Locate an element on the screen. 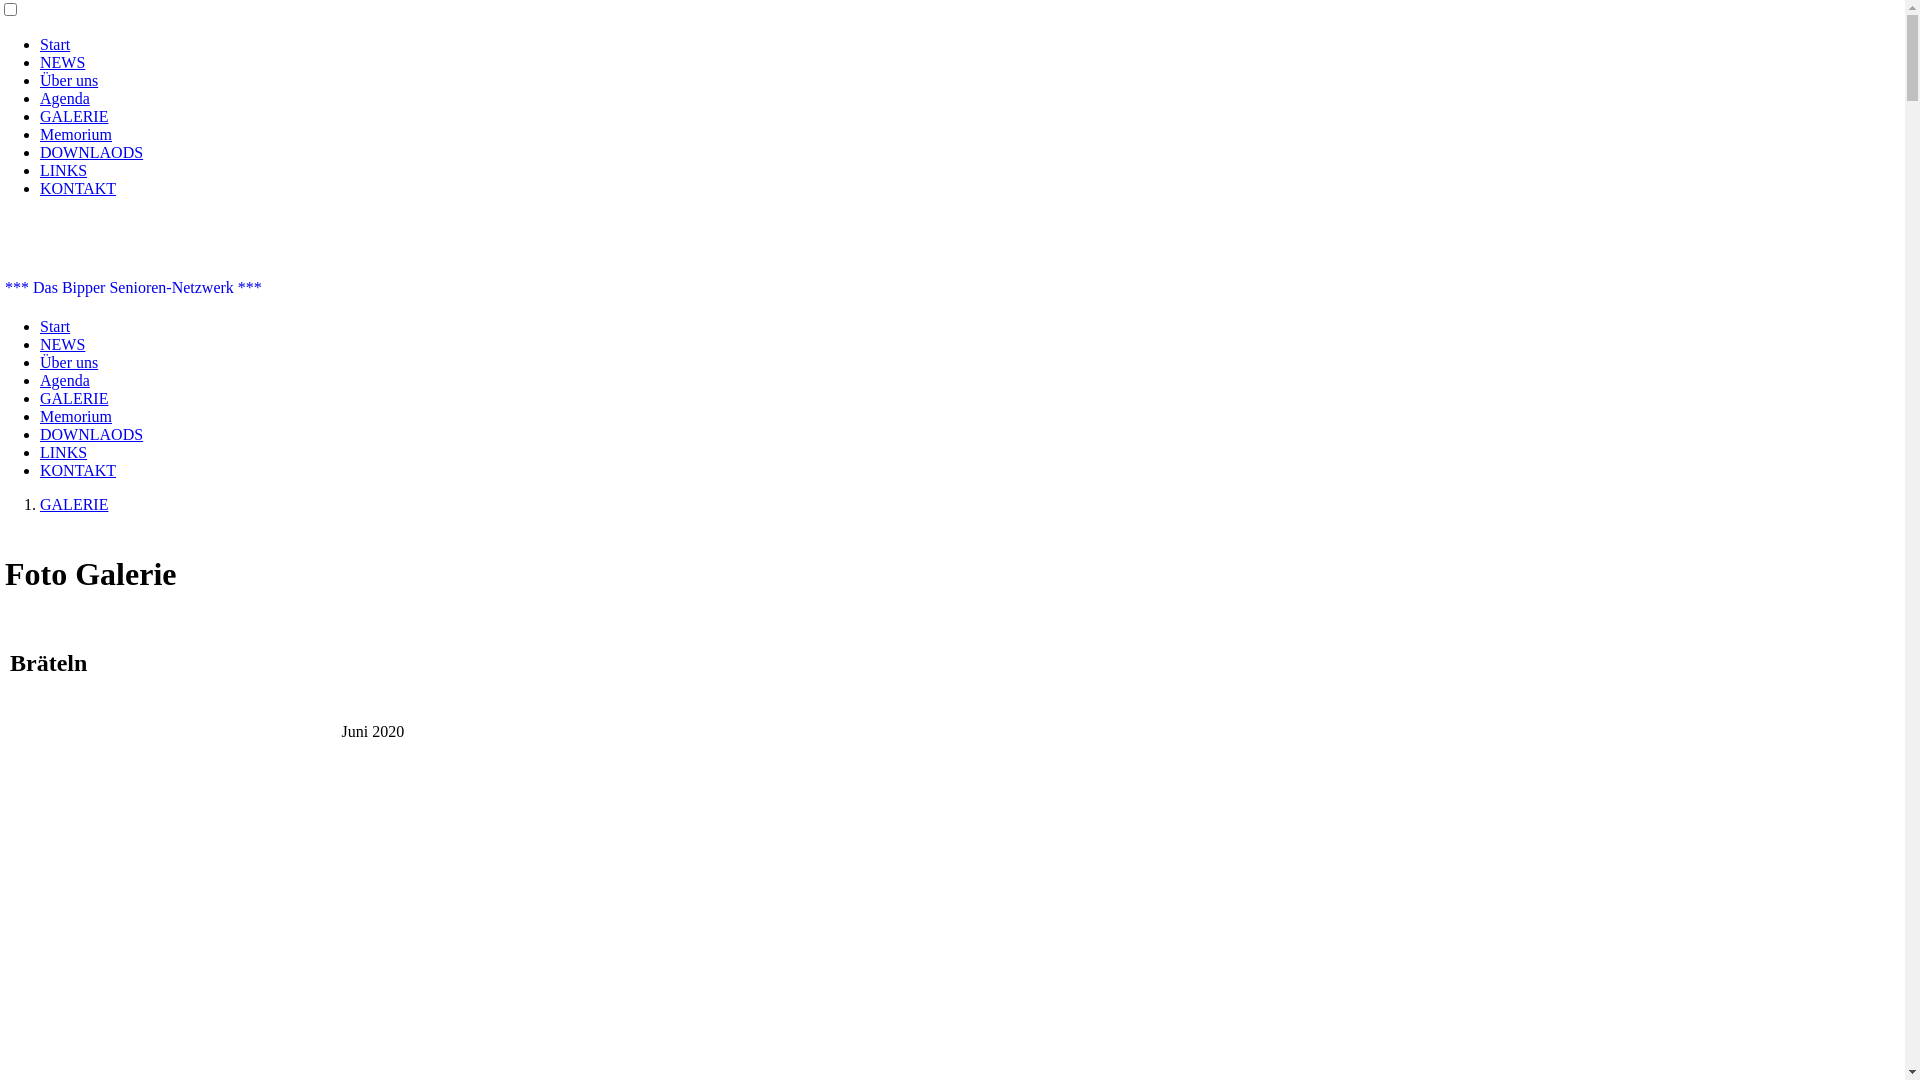  'Start' is located at coordinates (54, 44).